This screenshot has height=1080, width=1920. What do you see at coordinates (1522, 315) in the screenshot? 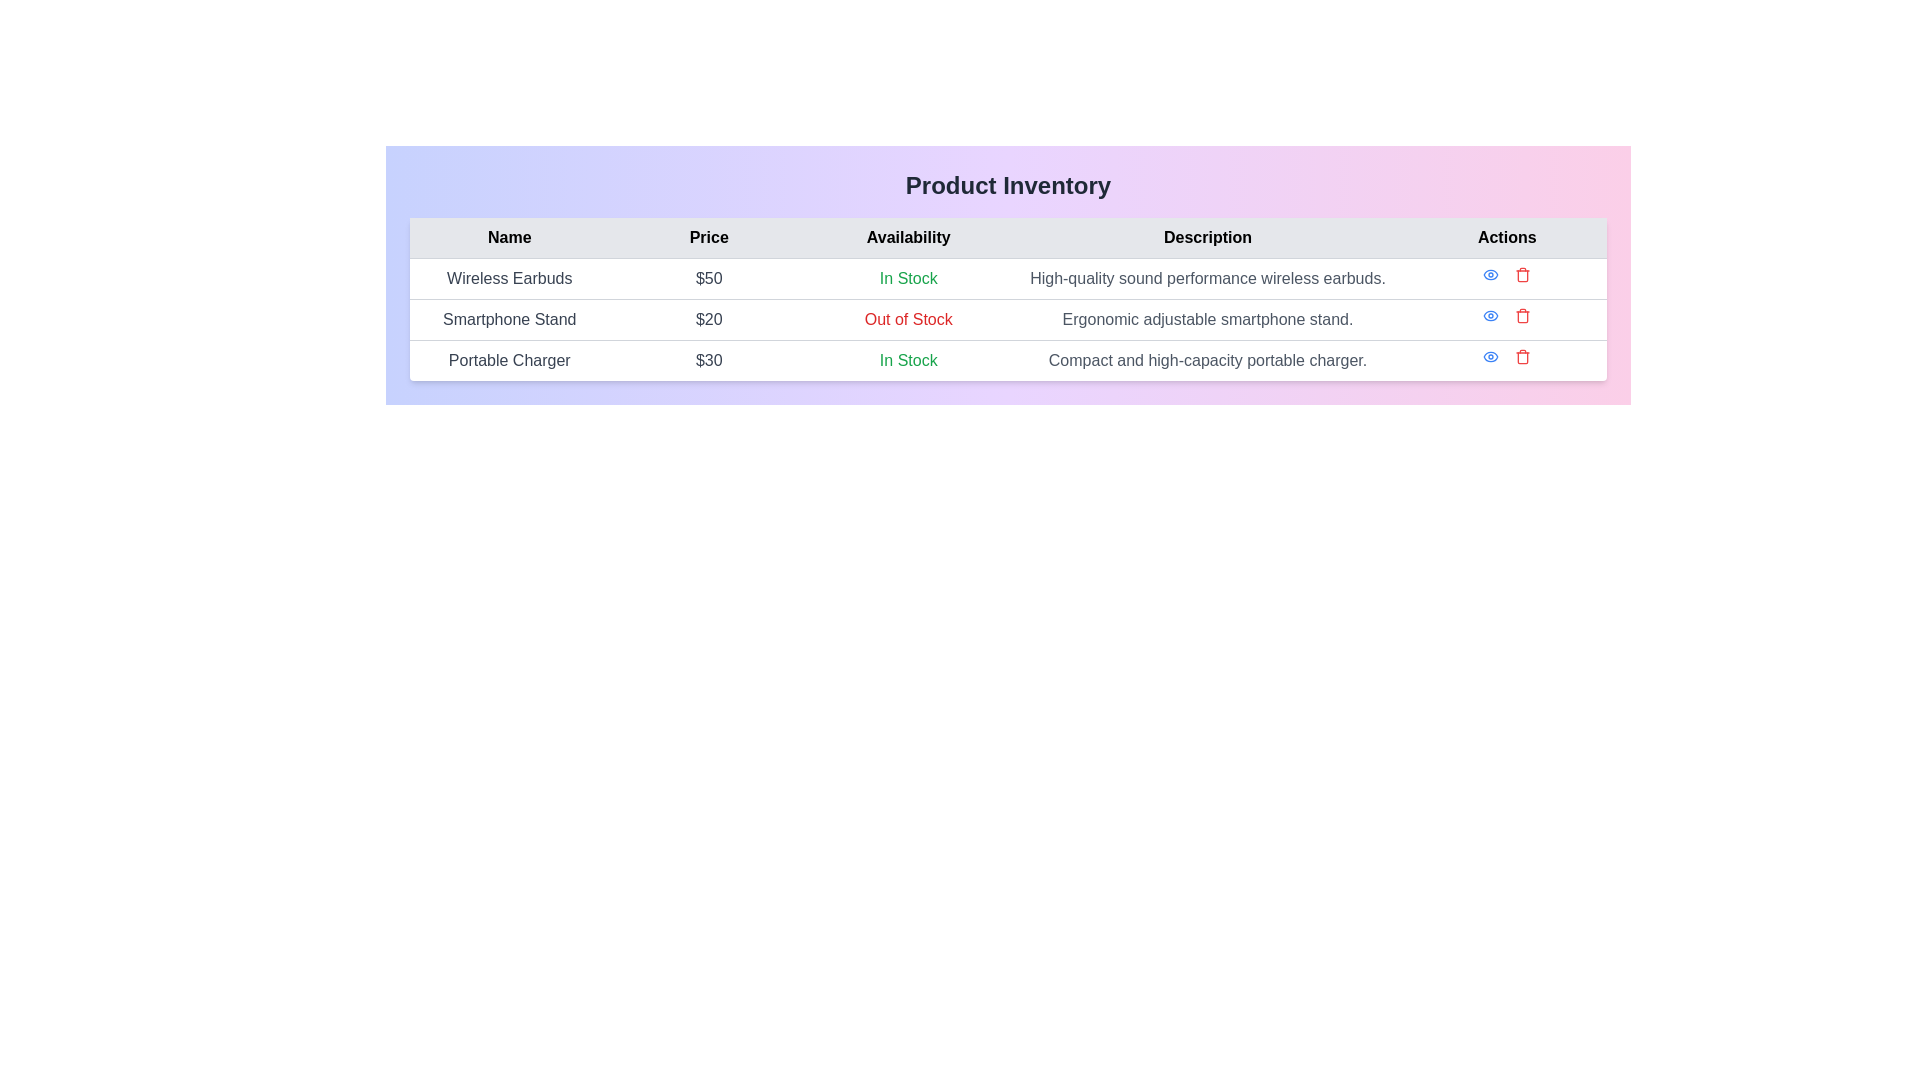
I see `the red trashcan icon button in the actions column of the 'Smartphone Stand' row in the Product Inventory table` at bounding box center [1522, 315].